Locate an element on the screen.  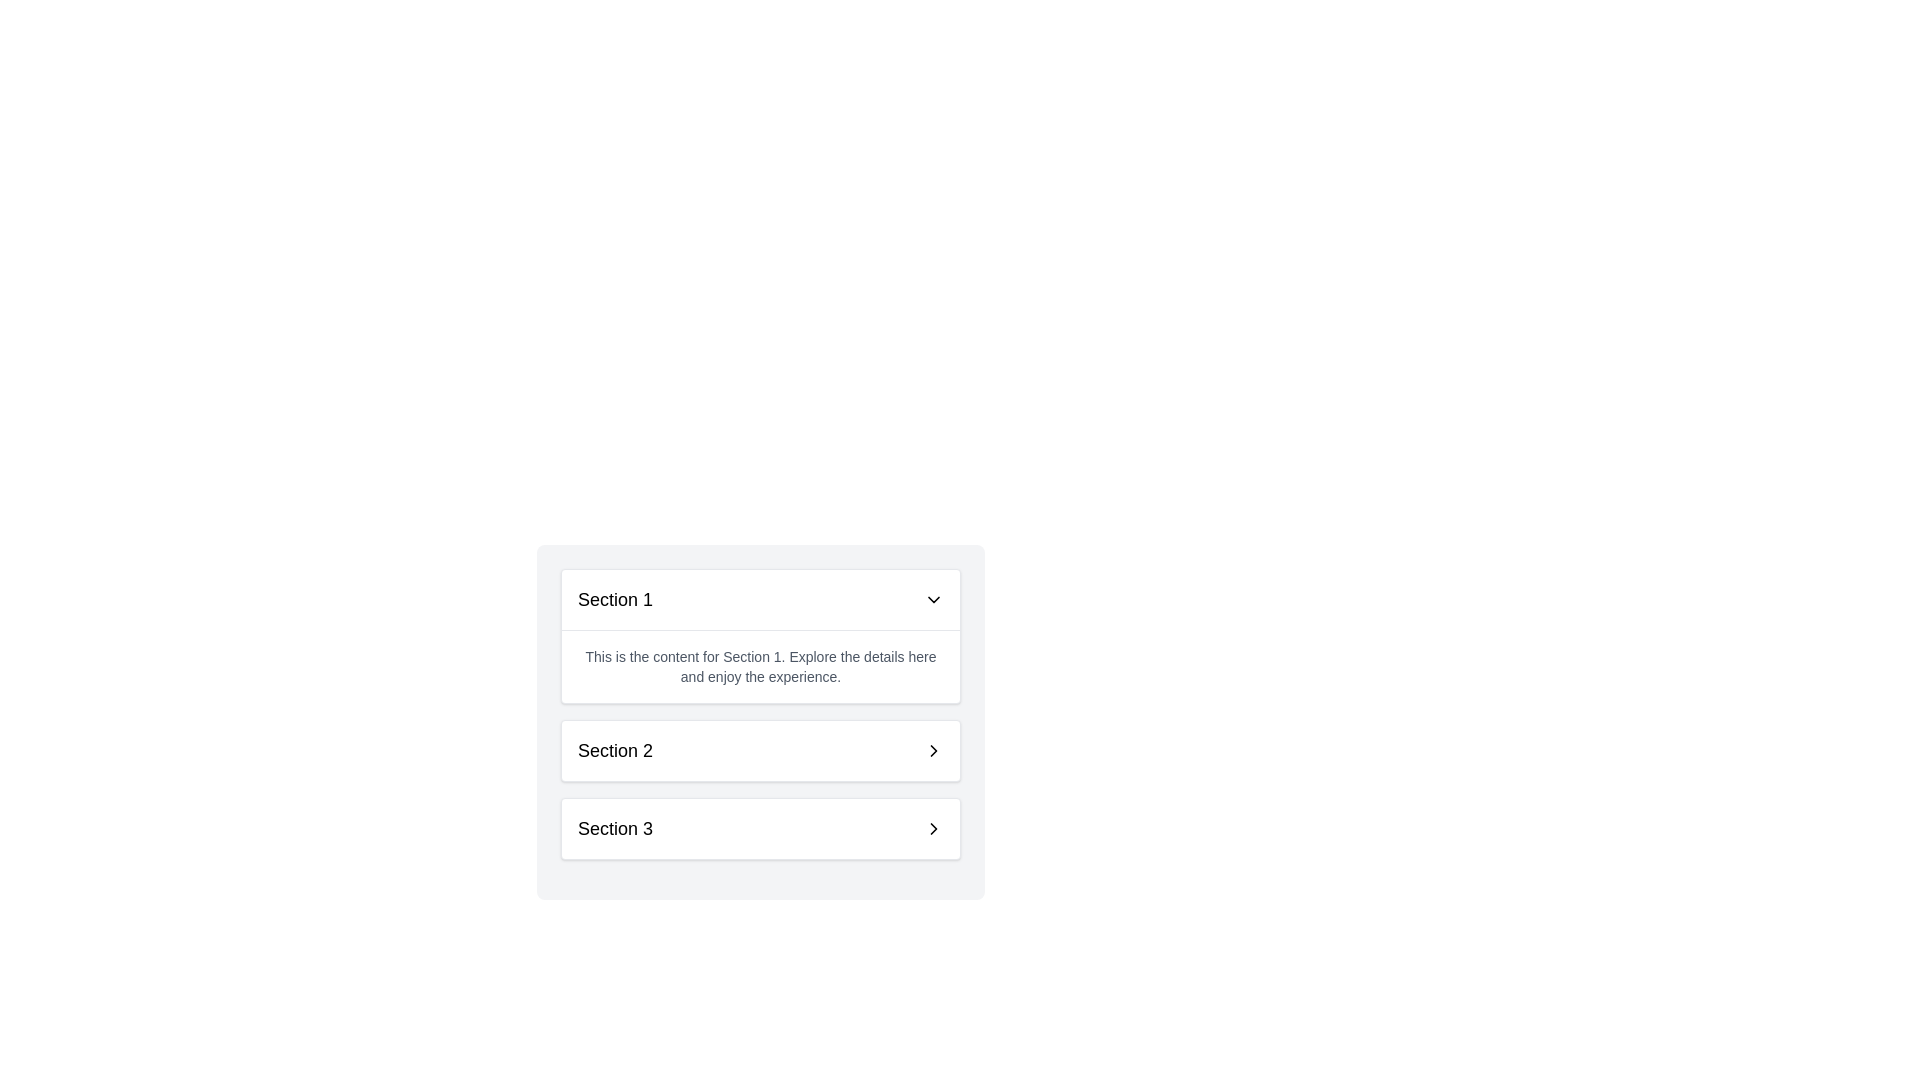
the right-pointing chevron icon button located in the navigation structure of 'Section 2' is located at coordinates (933, 751).